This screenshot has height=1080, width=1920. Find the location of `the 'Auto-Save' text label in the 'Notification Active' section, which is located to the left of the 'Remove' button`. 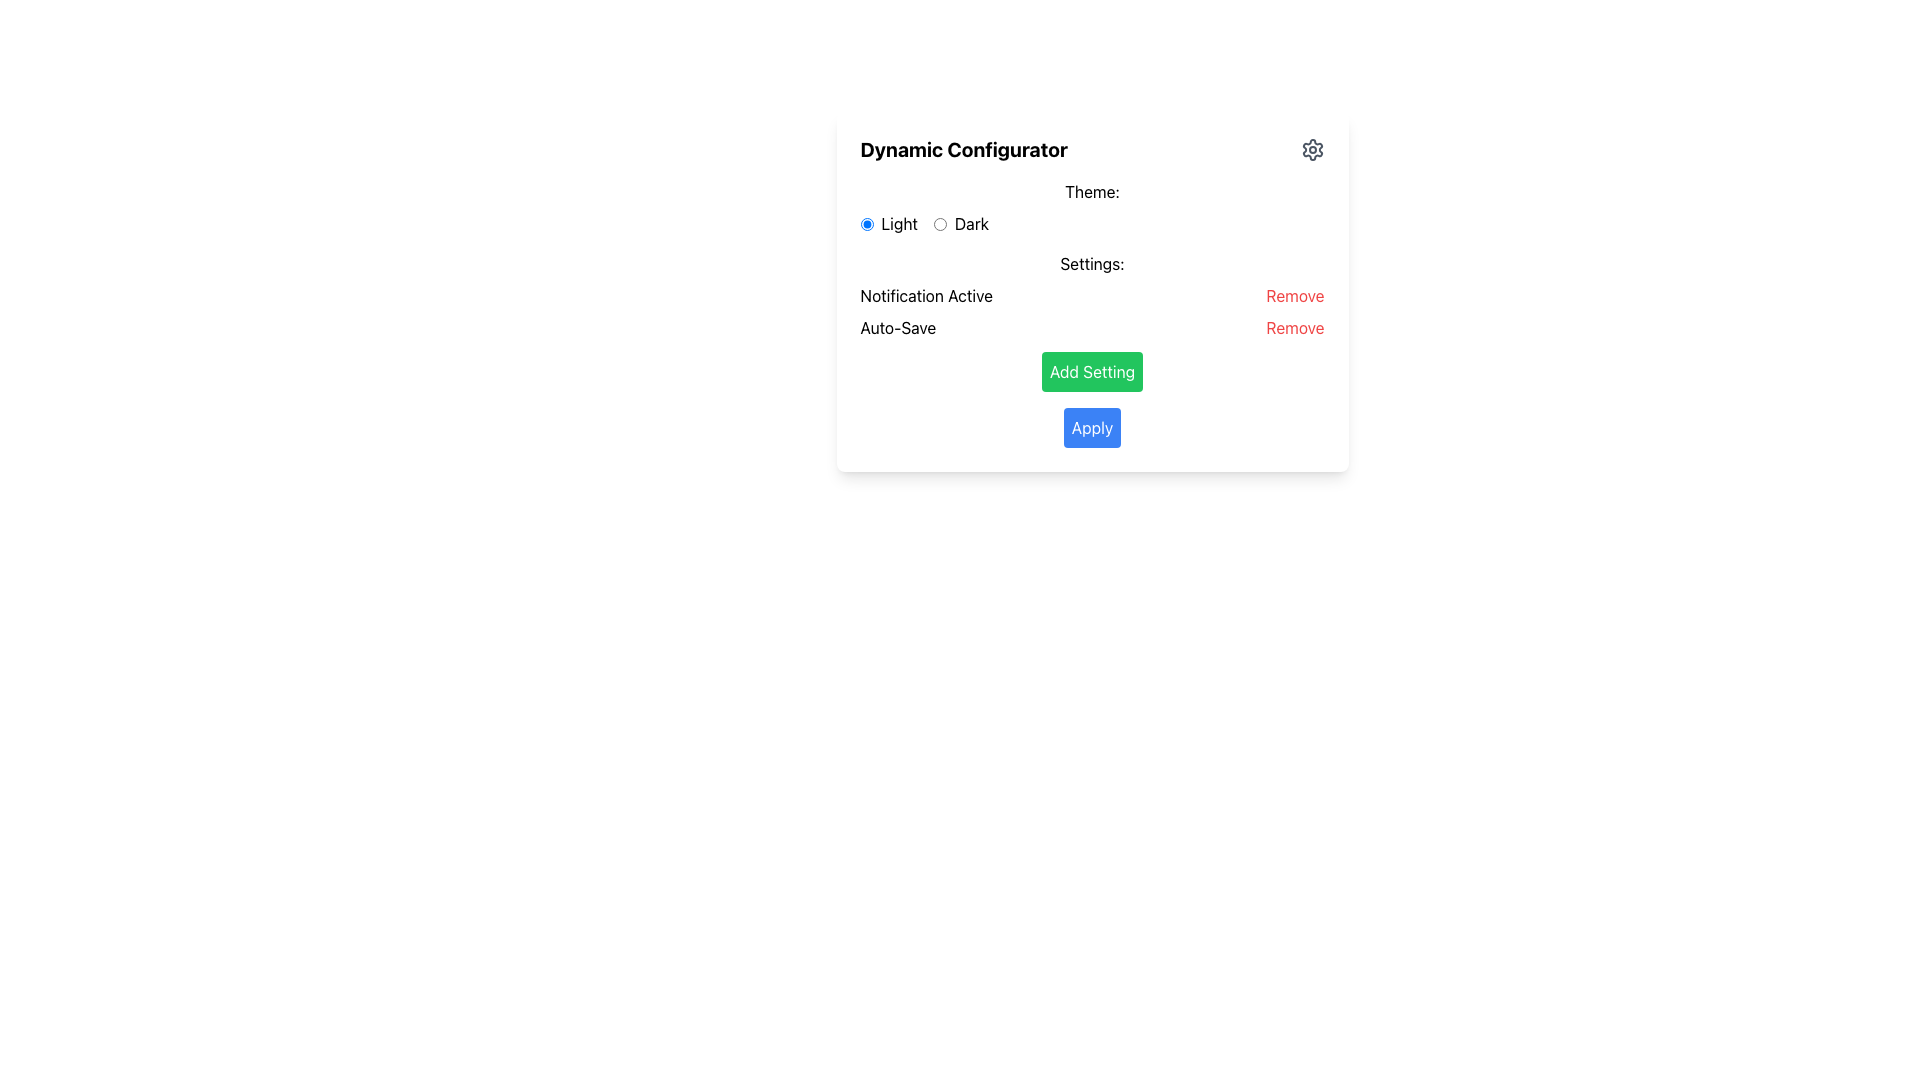

the 'Auto-Save' text label in the 'Notification Active' section, which is located to the left of the 'Remove' button is located at coordinates (897, 326).